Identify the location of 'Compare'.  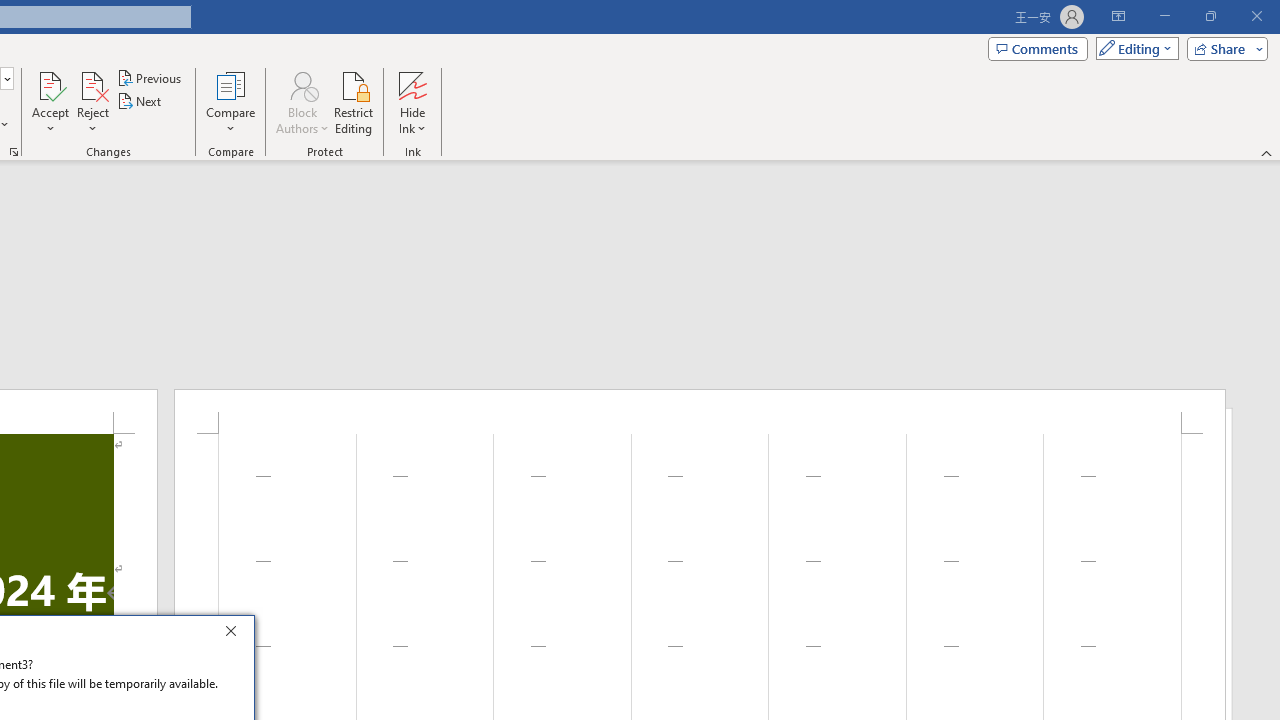
(231, 103).